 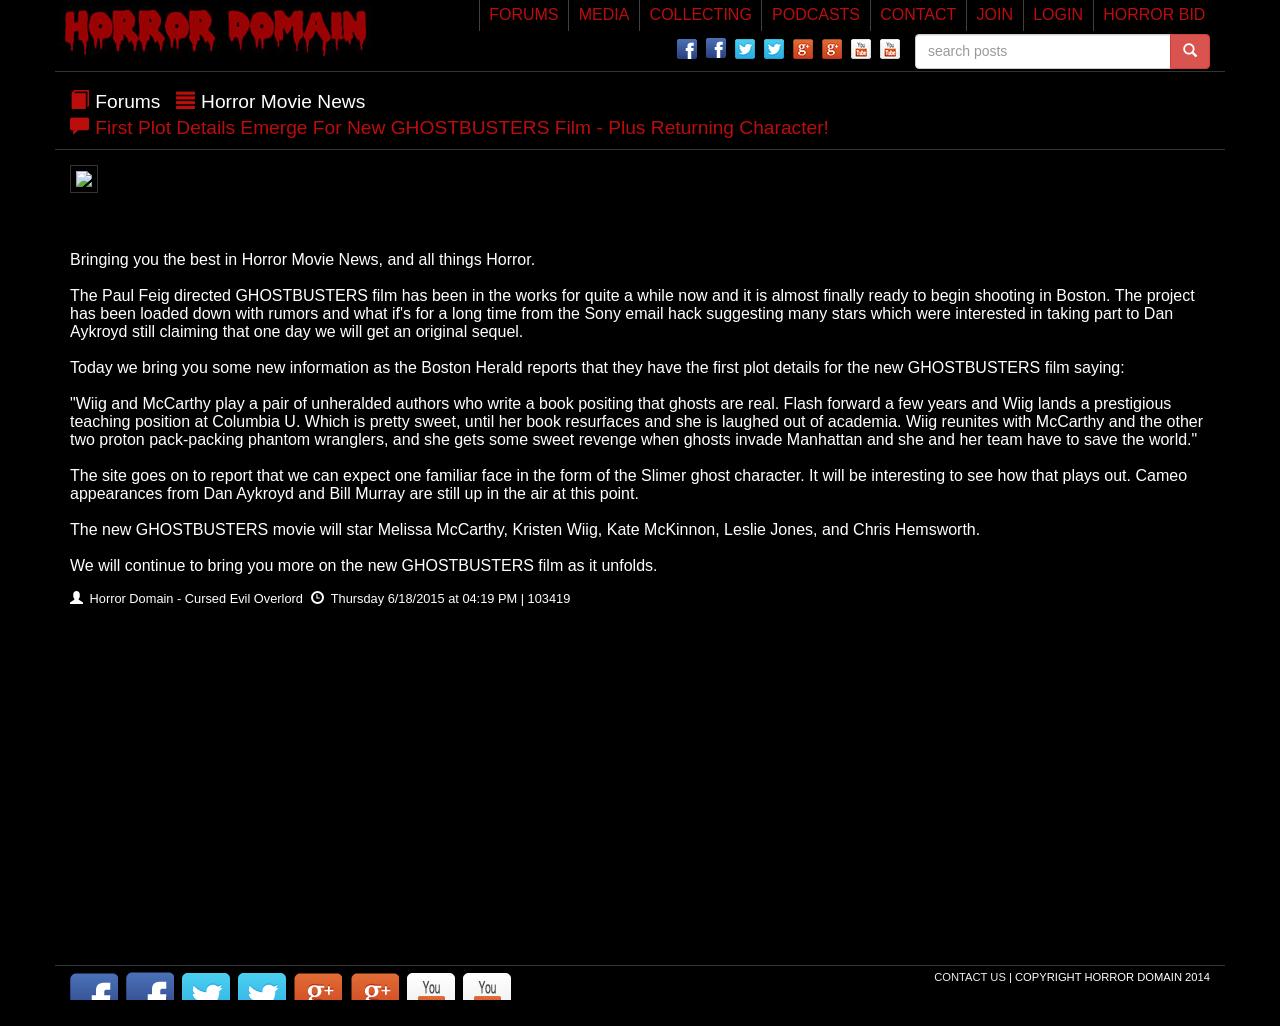 I want to click on 'CONTACT', so click(x=917, y=14).